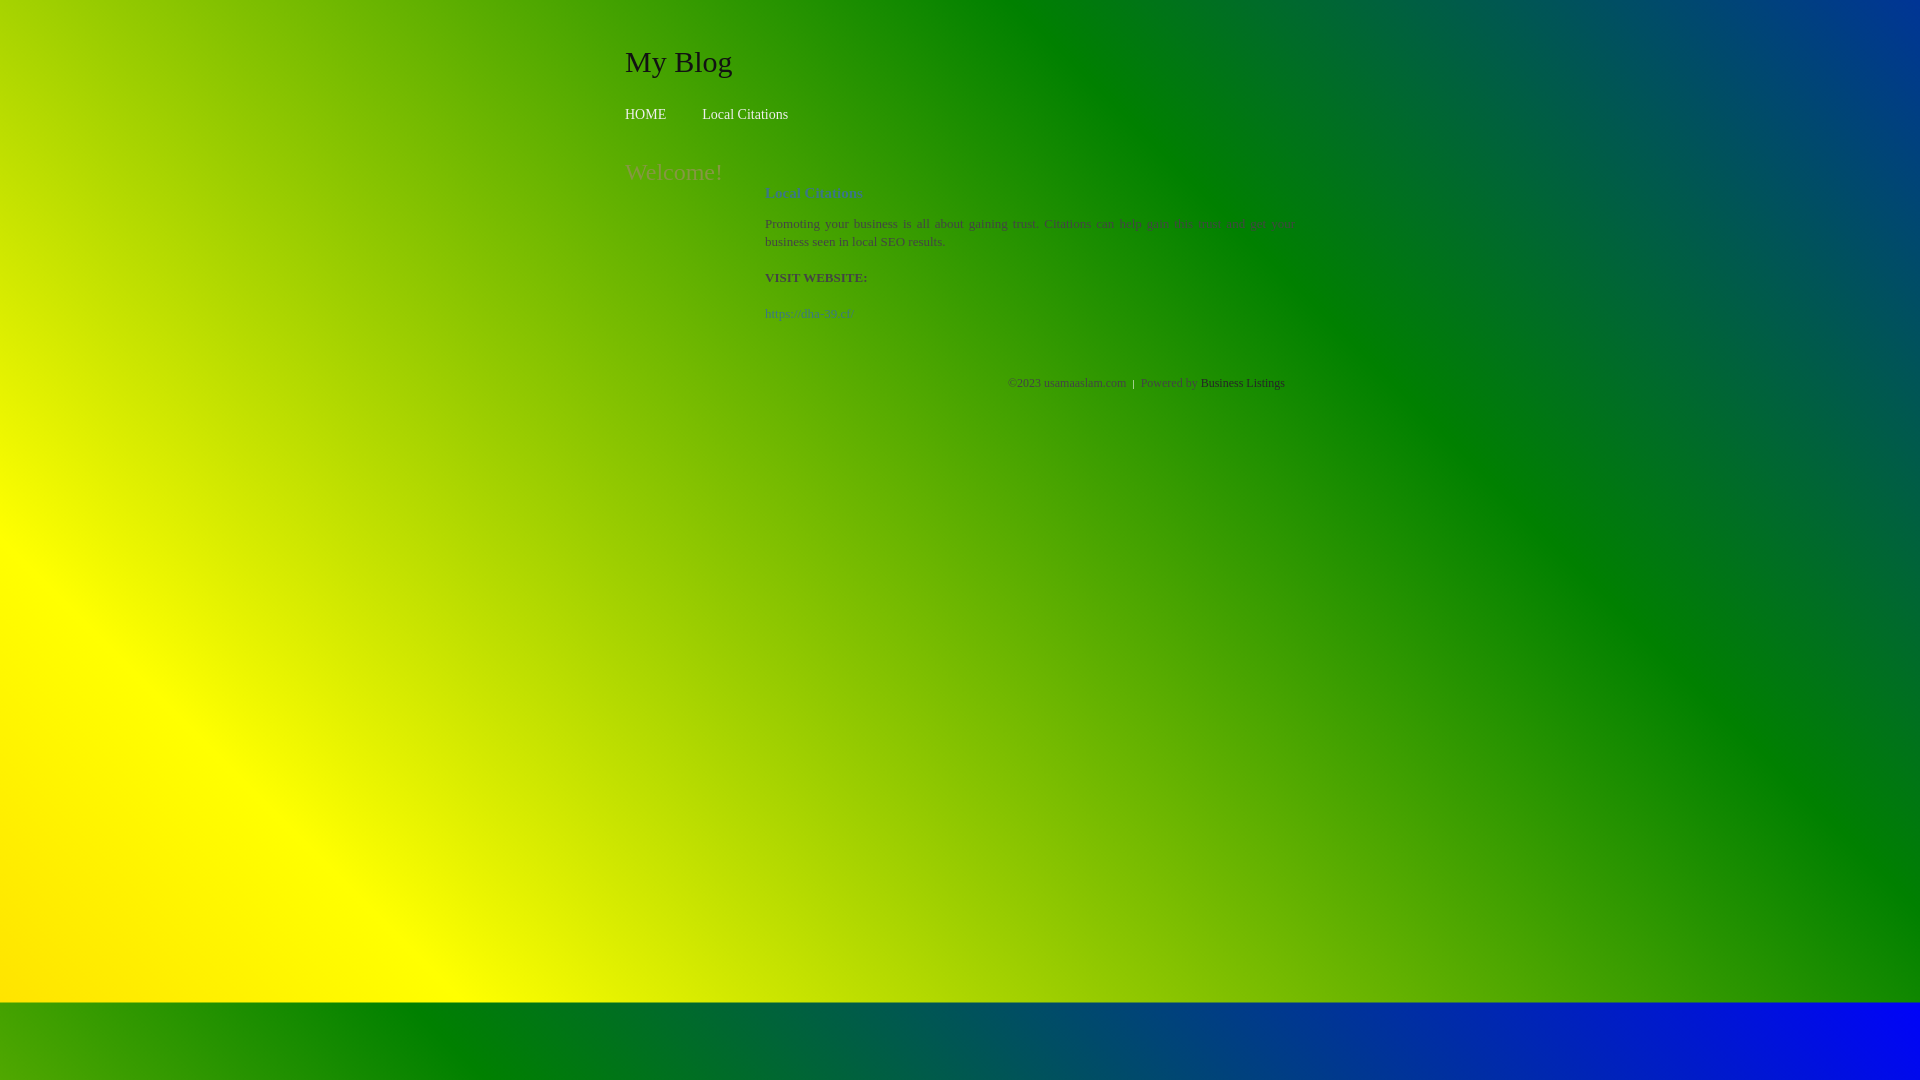 This screenshot has width=1920, height=1080. I want to click on 'HOME', so click(623, 114).